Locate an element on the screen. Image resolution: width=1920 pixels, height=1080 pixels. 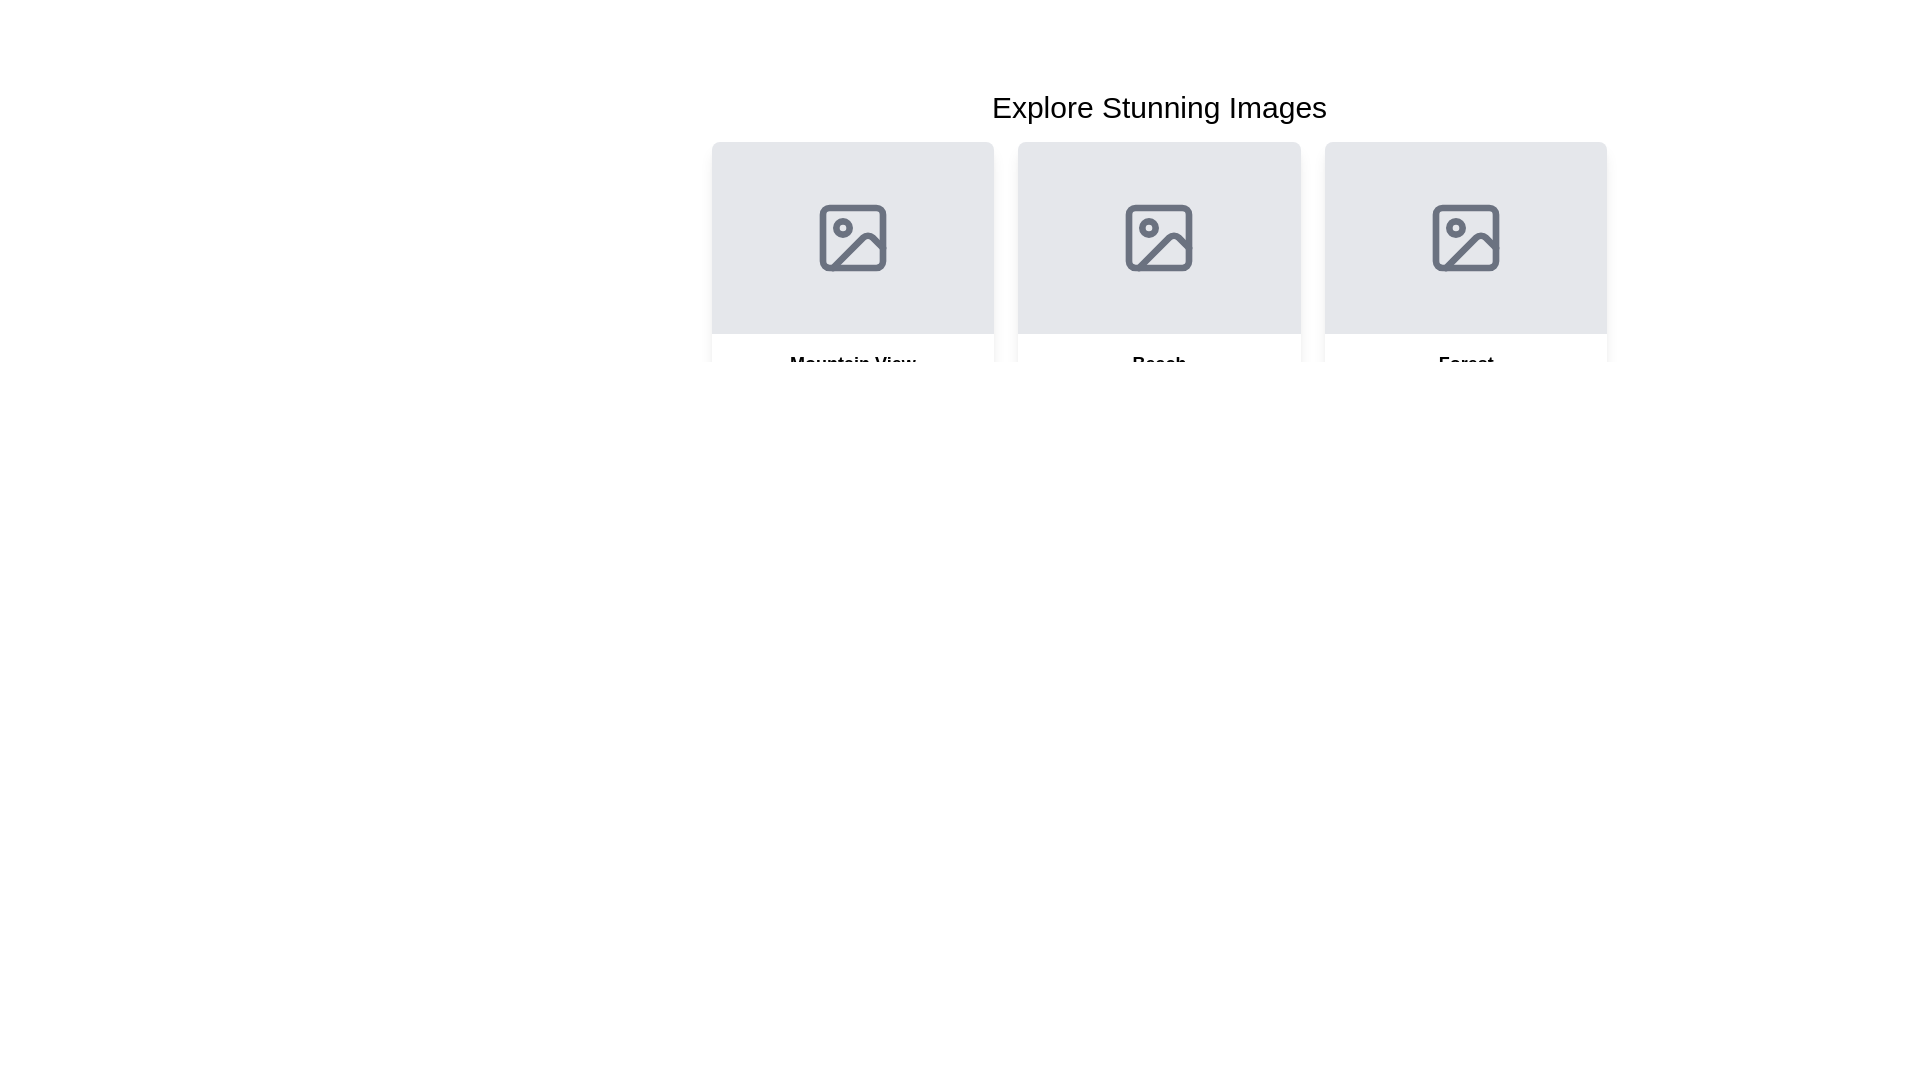
the icon resembling a picture with a mountainous landscape and a circular sun, located under the heading 'Explore Stunning Images' is located at coordinates (852, 237).